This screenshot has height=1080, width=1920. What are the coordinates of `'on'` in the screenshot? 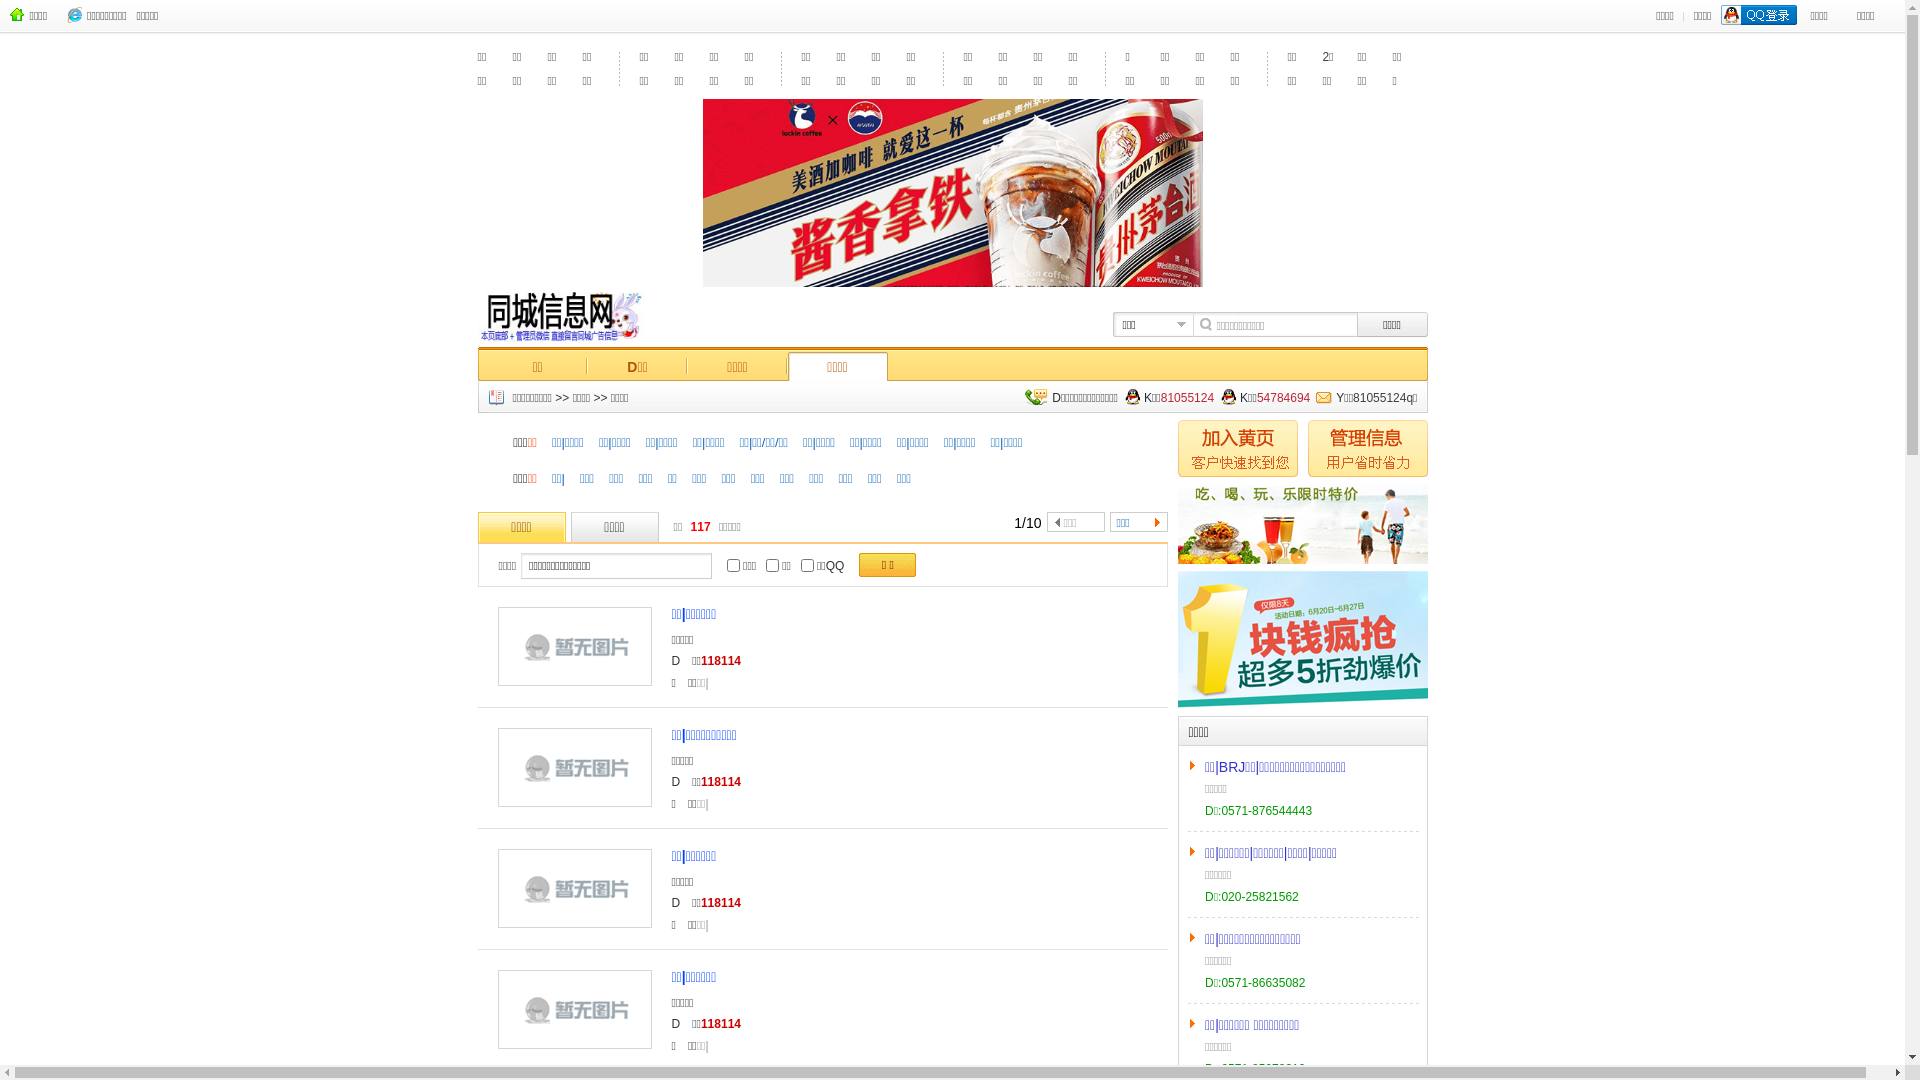 It's located at (732, 601).